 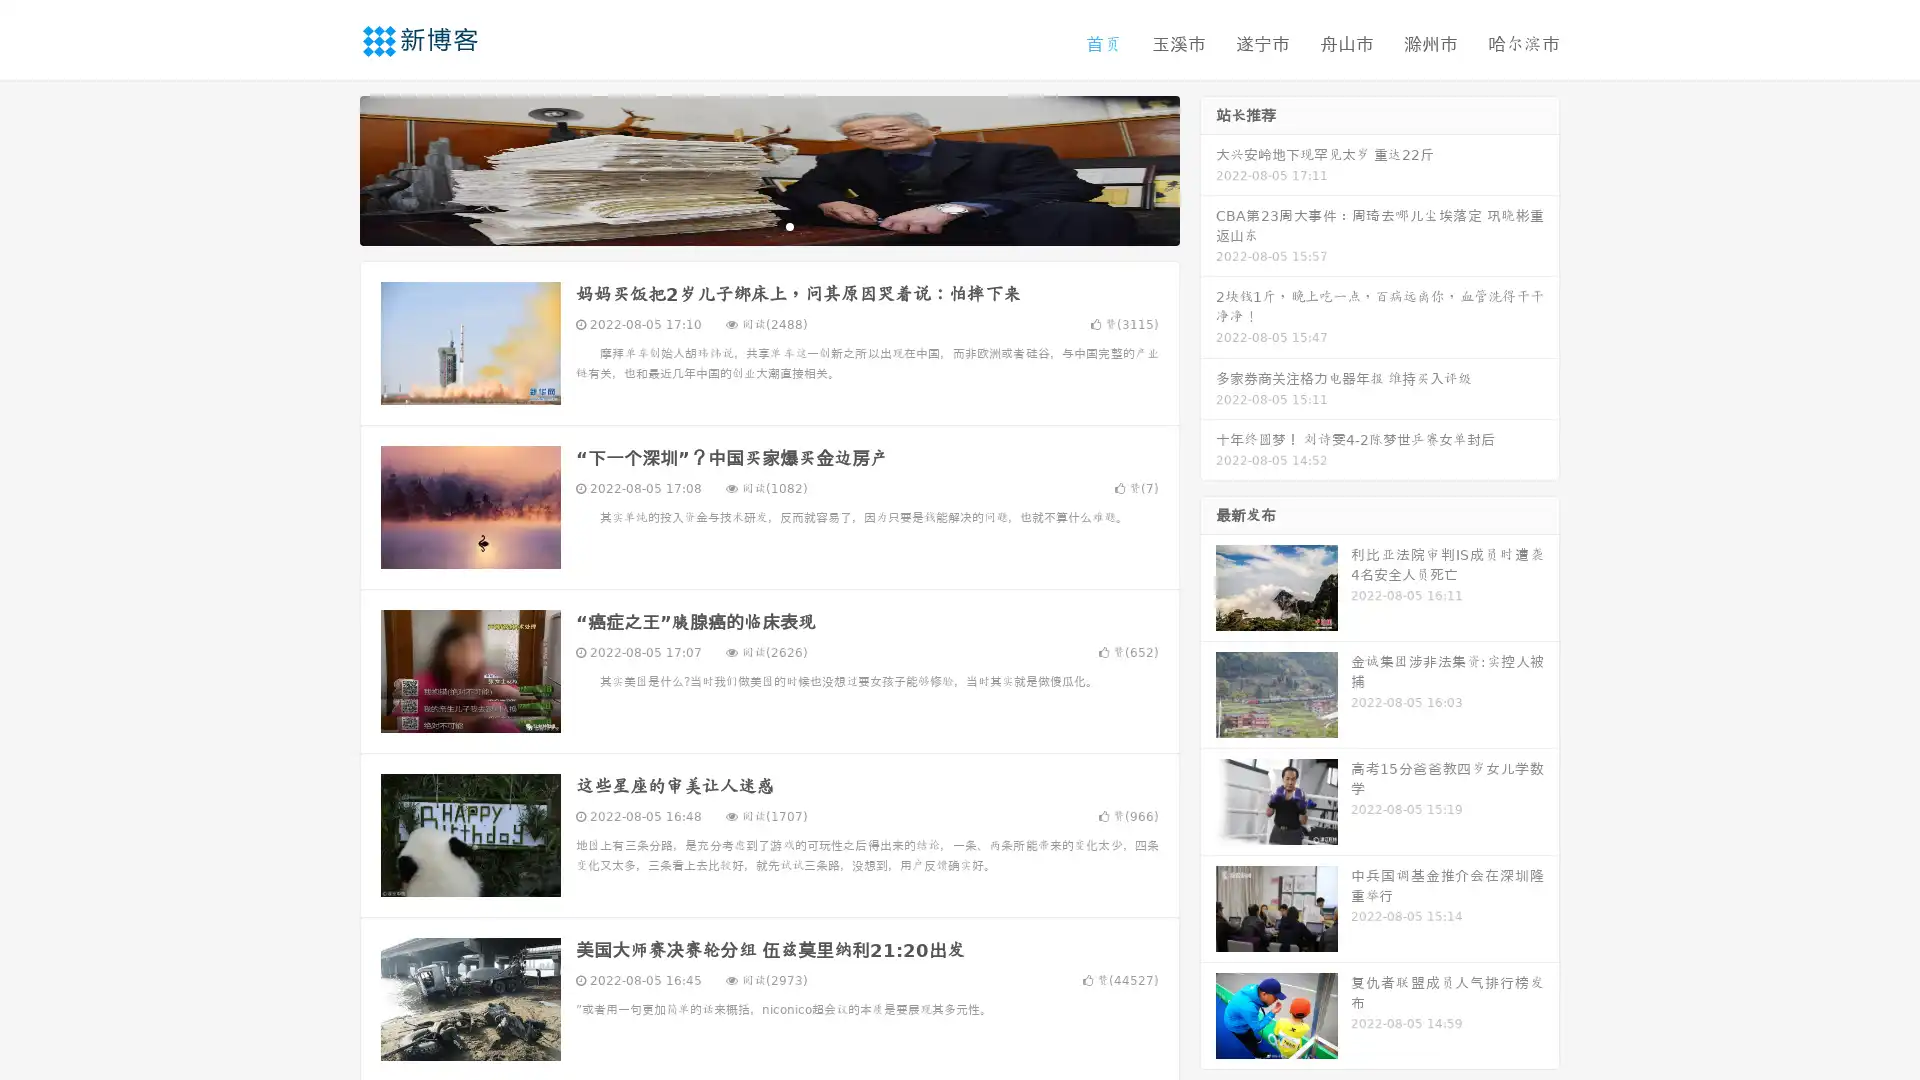 What do you see at coordinates (1208, 168) in the screenshot?
I see `Next slide` at bounding box center [1208, 168].